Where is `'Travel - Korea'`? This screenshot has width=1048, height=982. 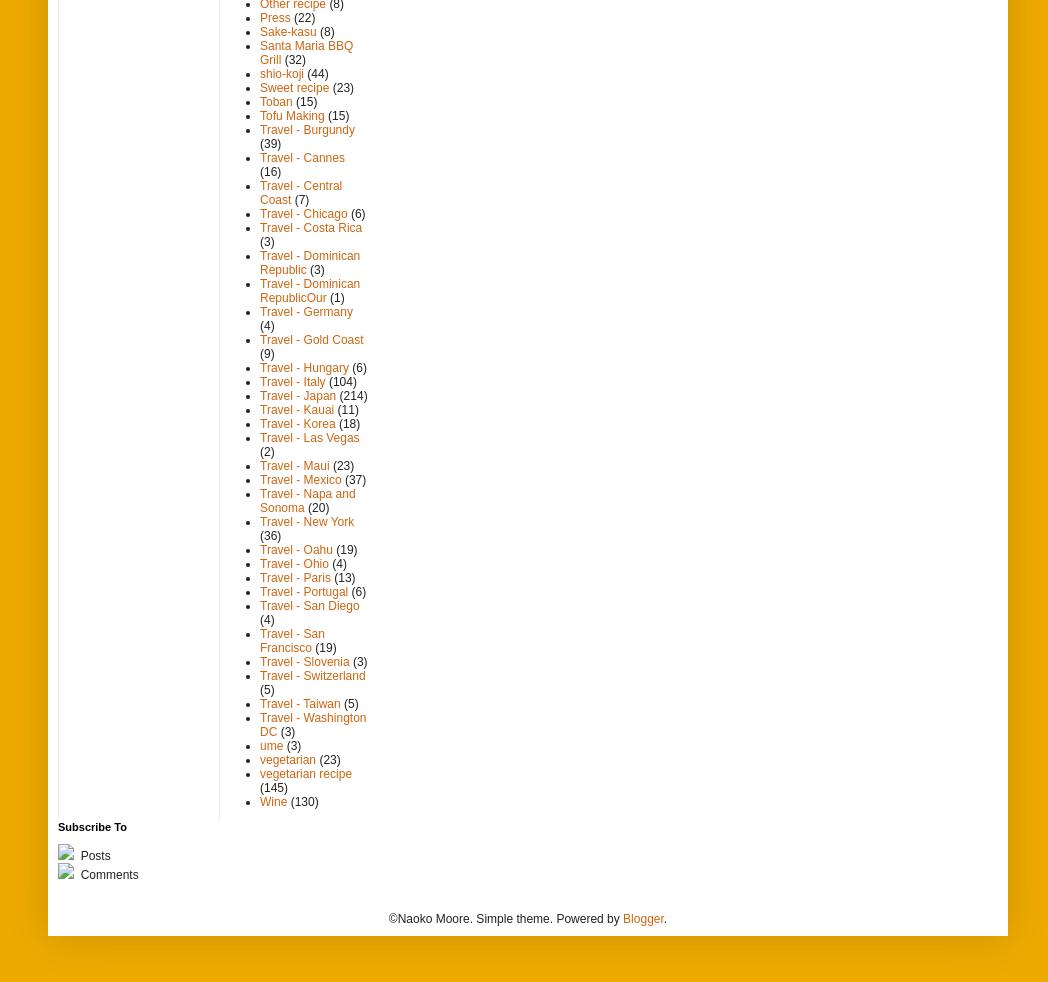 'Travel - Korea' is located at coordinates (296, 424).